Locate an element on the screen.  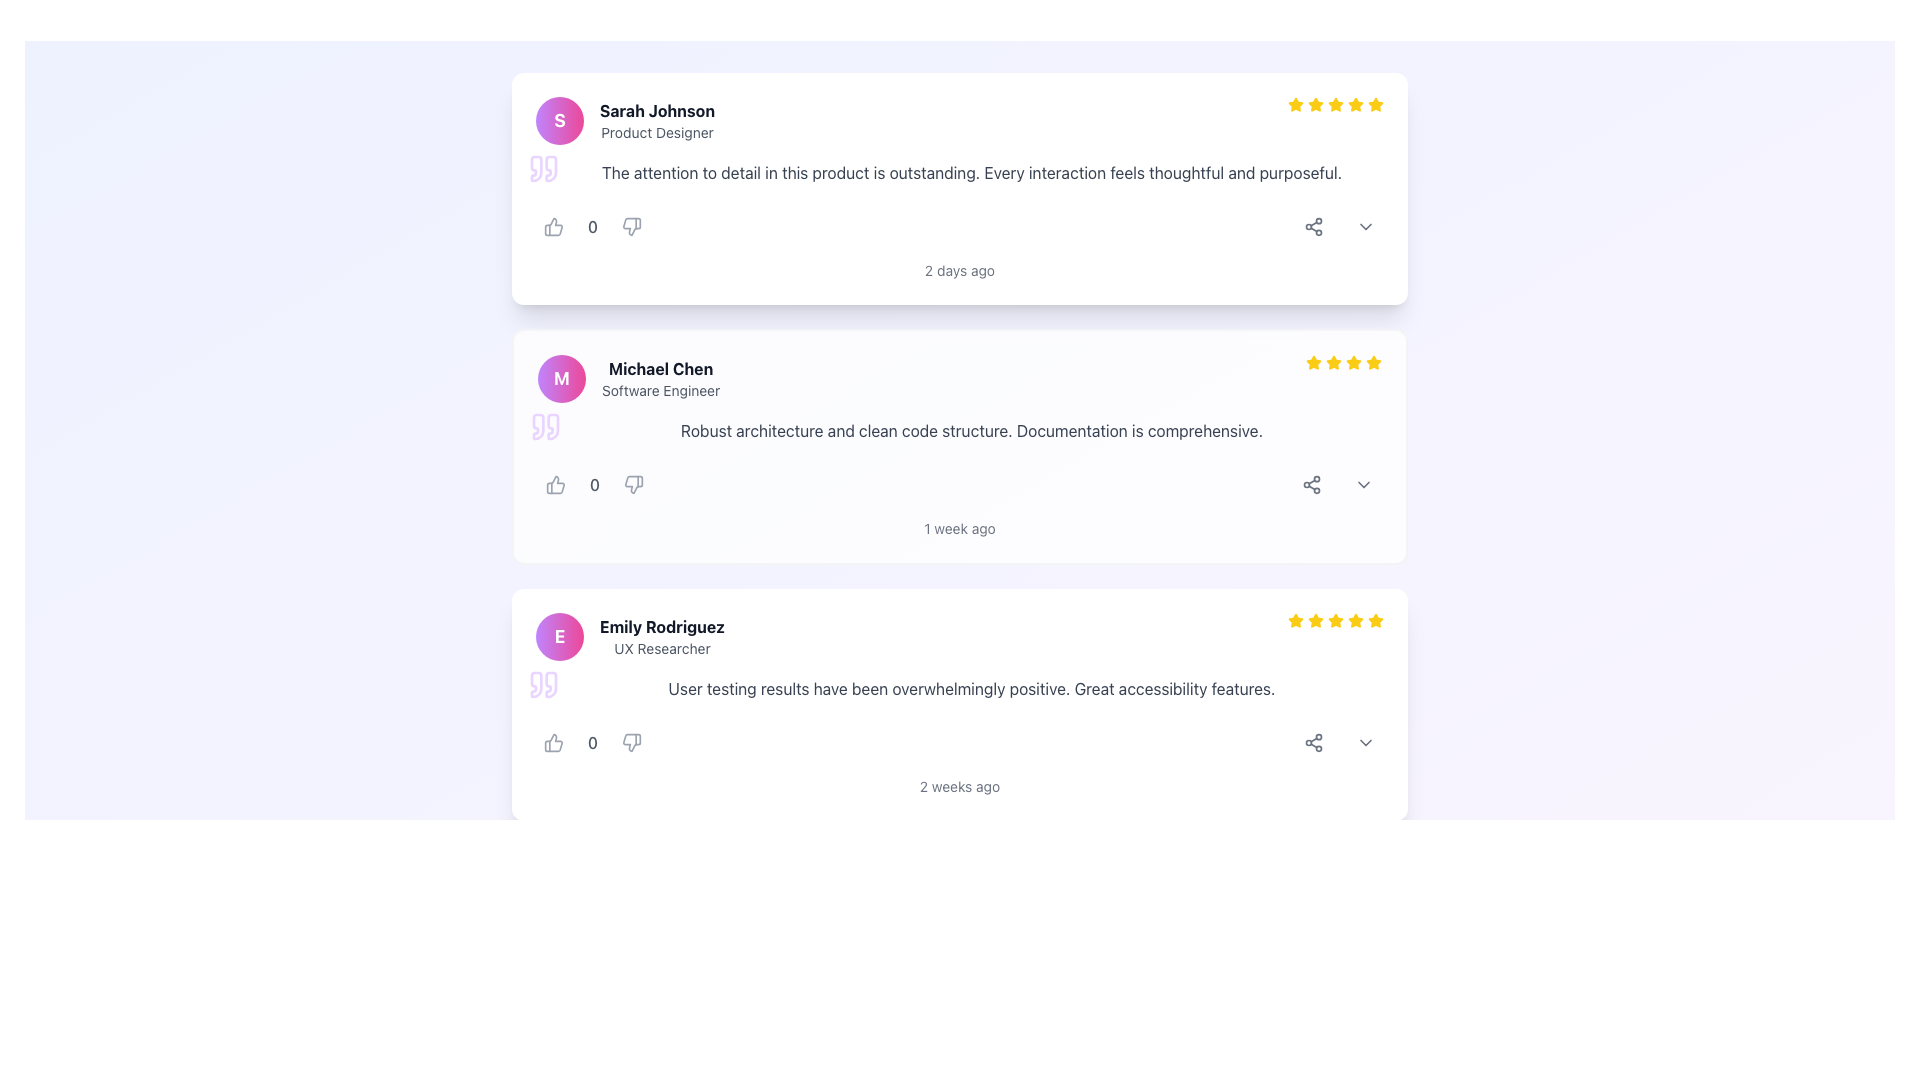
the thumbs-up icon located in the comment section for user Emily Rodriguez is located at coordinates (553, 743).